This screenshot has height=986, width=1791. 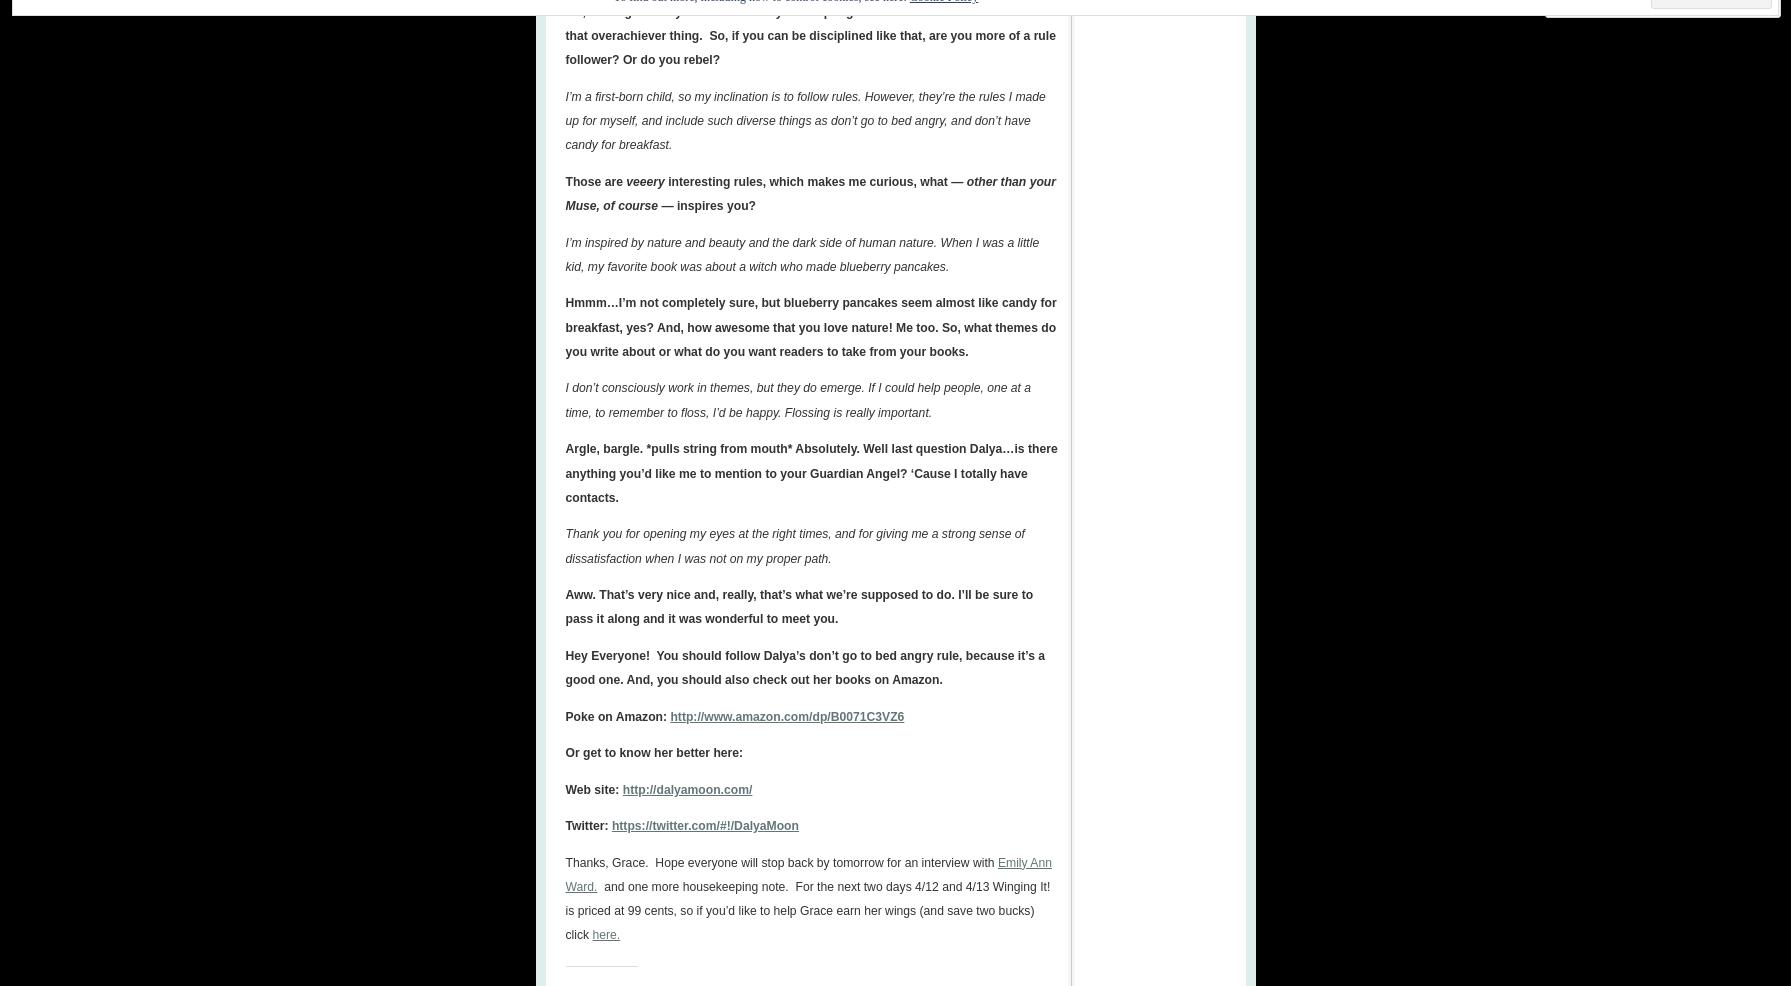 I want to click on 'Thank you for opening my eyes at the right times, and for giving me a strong sense of dissatisfaction when I was not on my proper path.', so click(x=794, y=545).